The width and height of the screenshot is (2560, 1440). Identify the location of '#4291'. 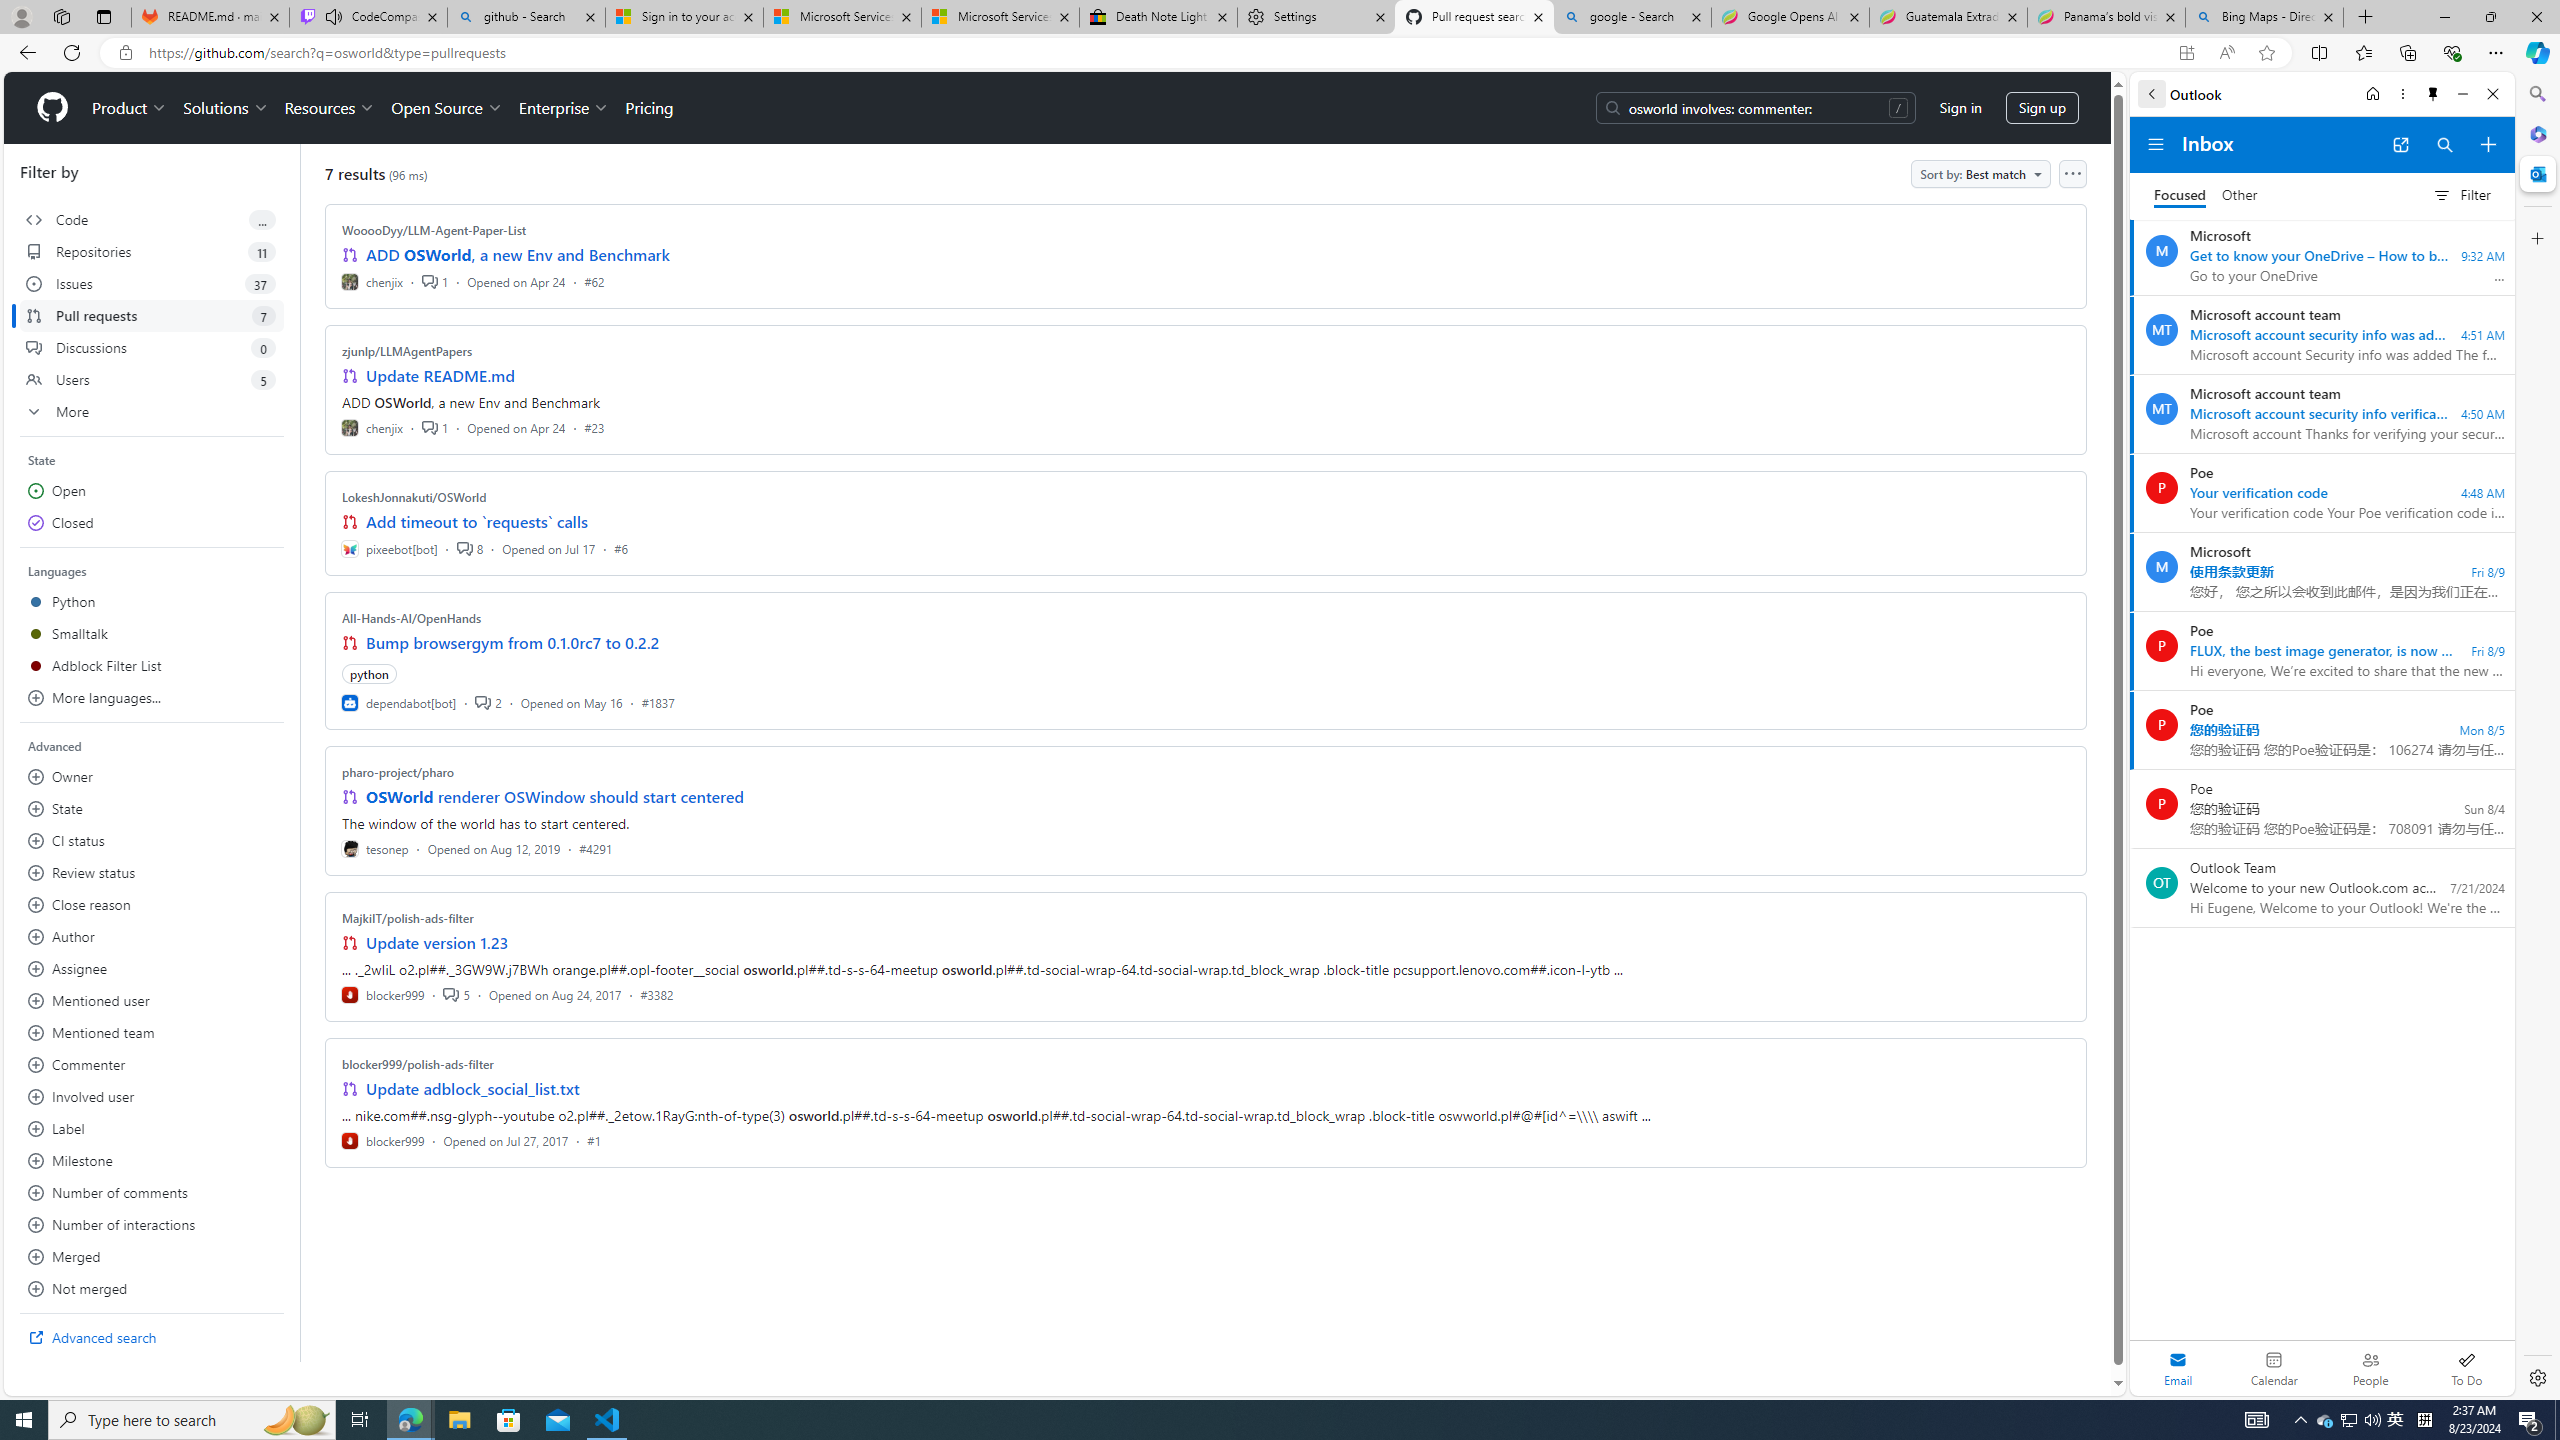
(595, 847).